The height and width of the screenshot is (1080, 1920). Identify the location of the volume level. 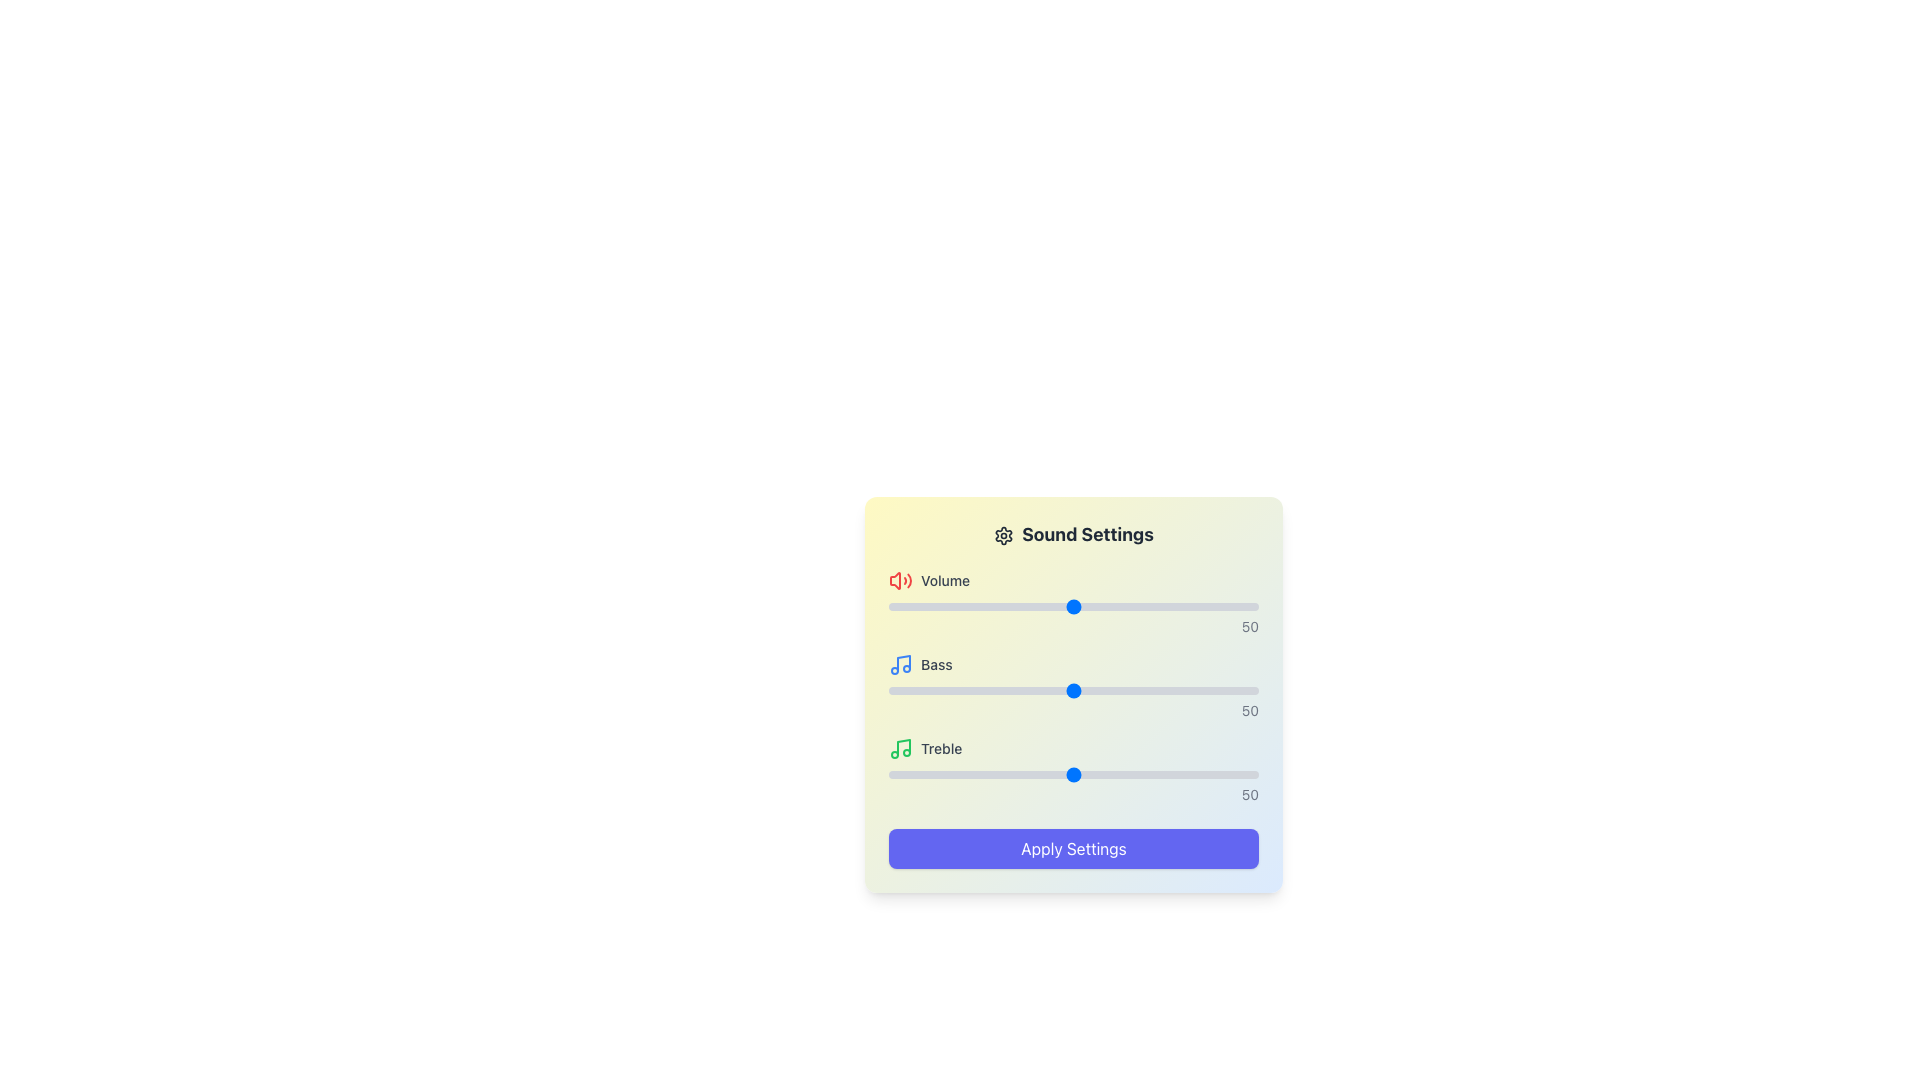
(984, 605).